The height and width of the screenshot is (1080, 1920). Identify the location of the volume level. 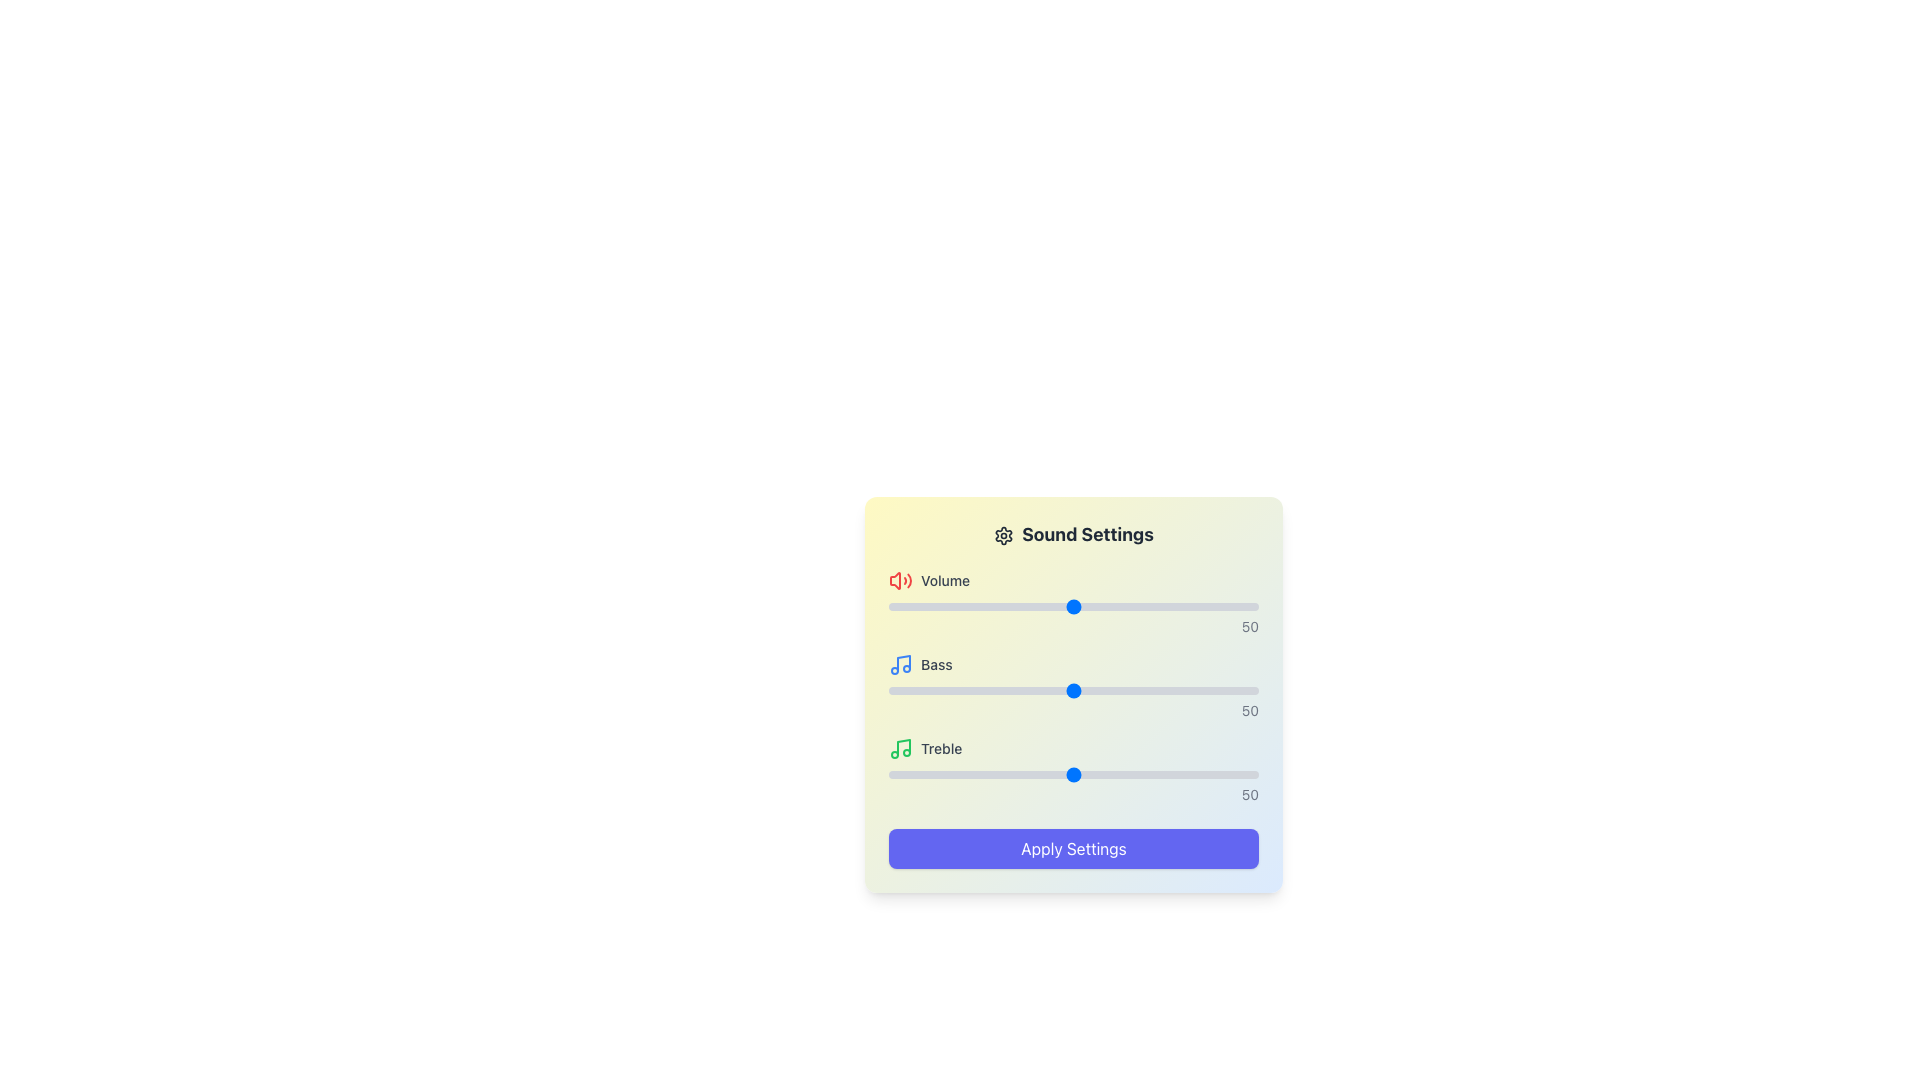
(984, 605).